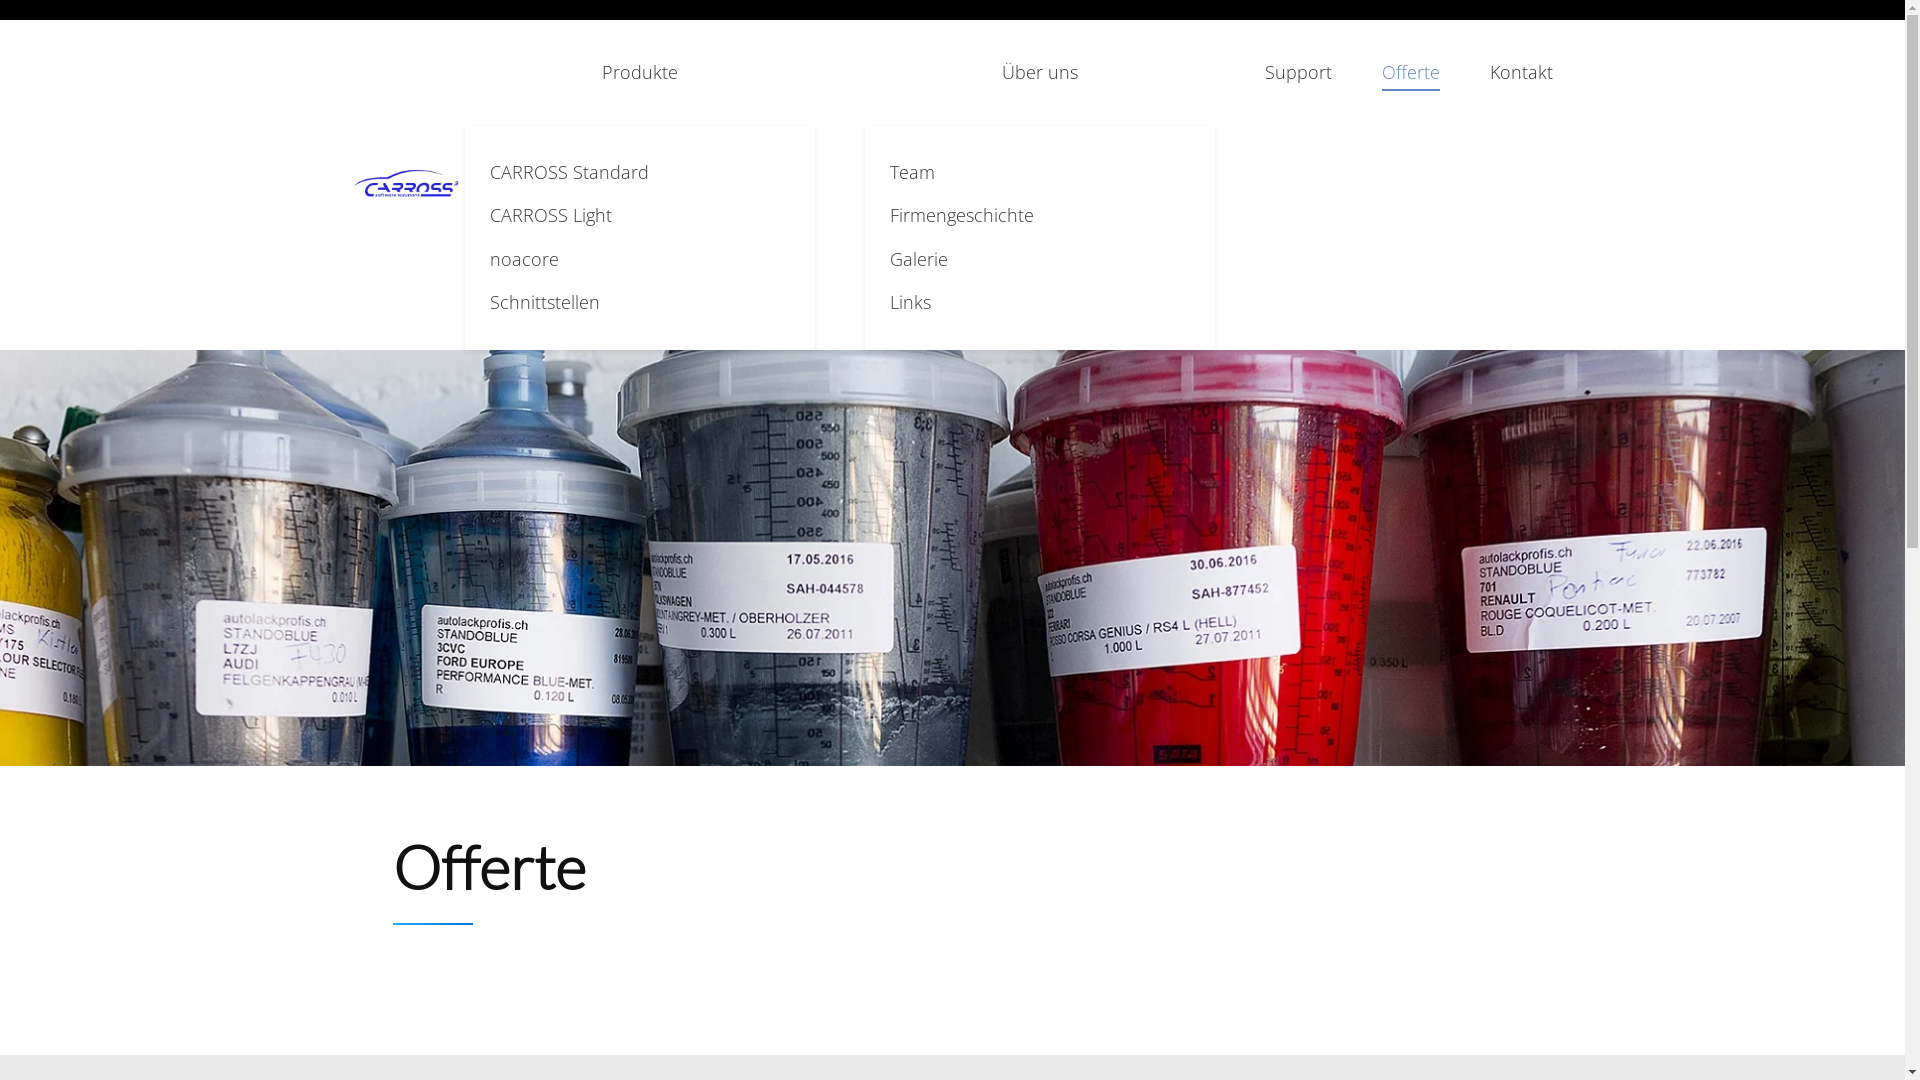 The height and width of the screenshot is (1080, 1920). What do you see at coordinates (1520, 72) in the screenshot?
I see `'Kontakt'` at bounding box center [1520, 72].